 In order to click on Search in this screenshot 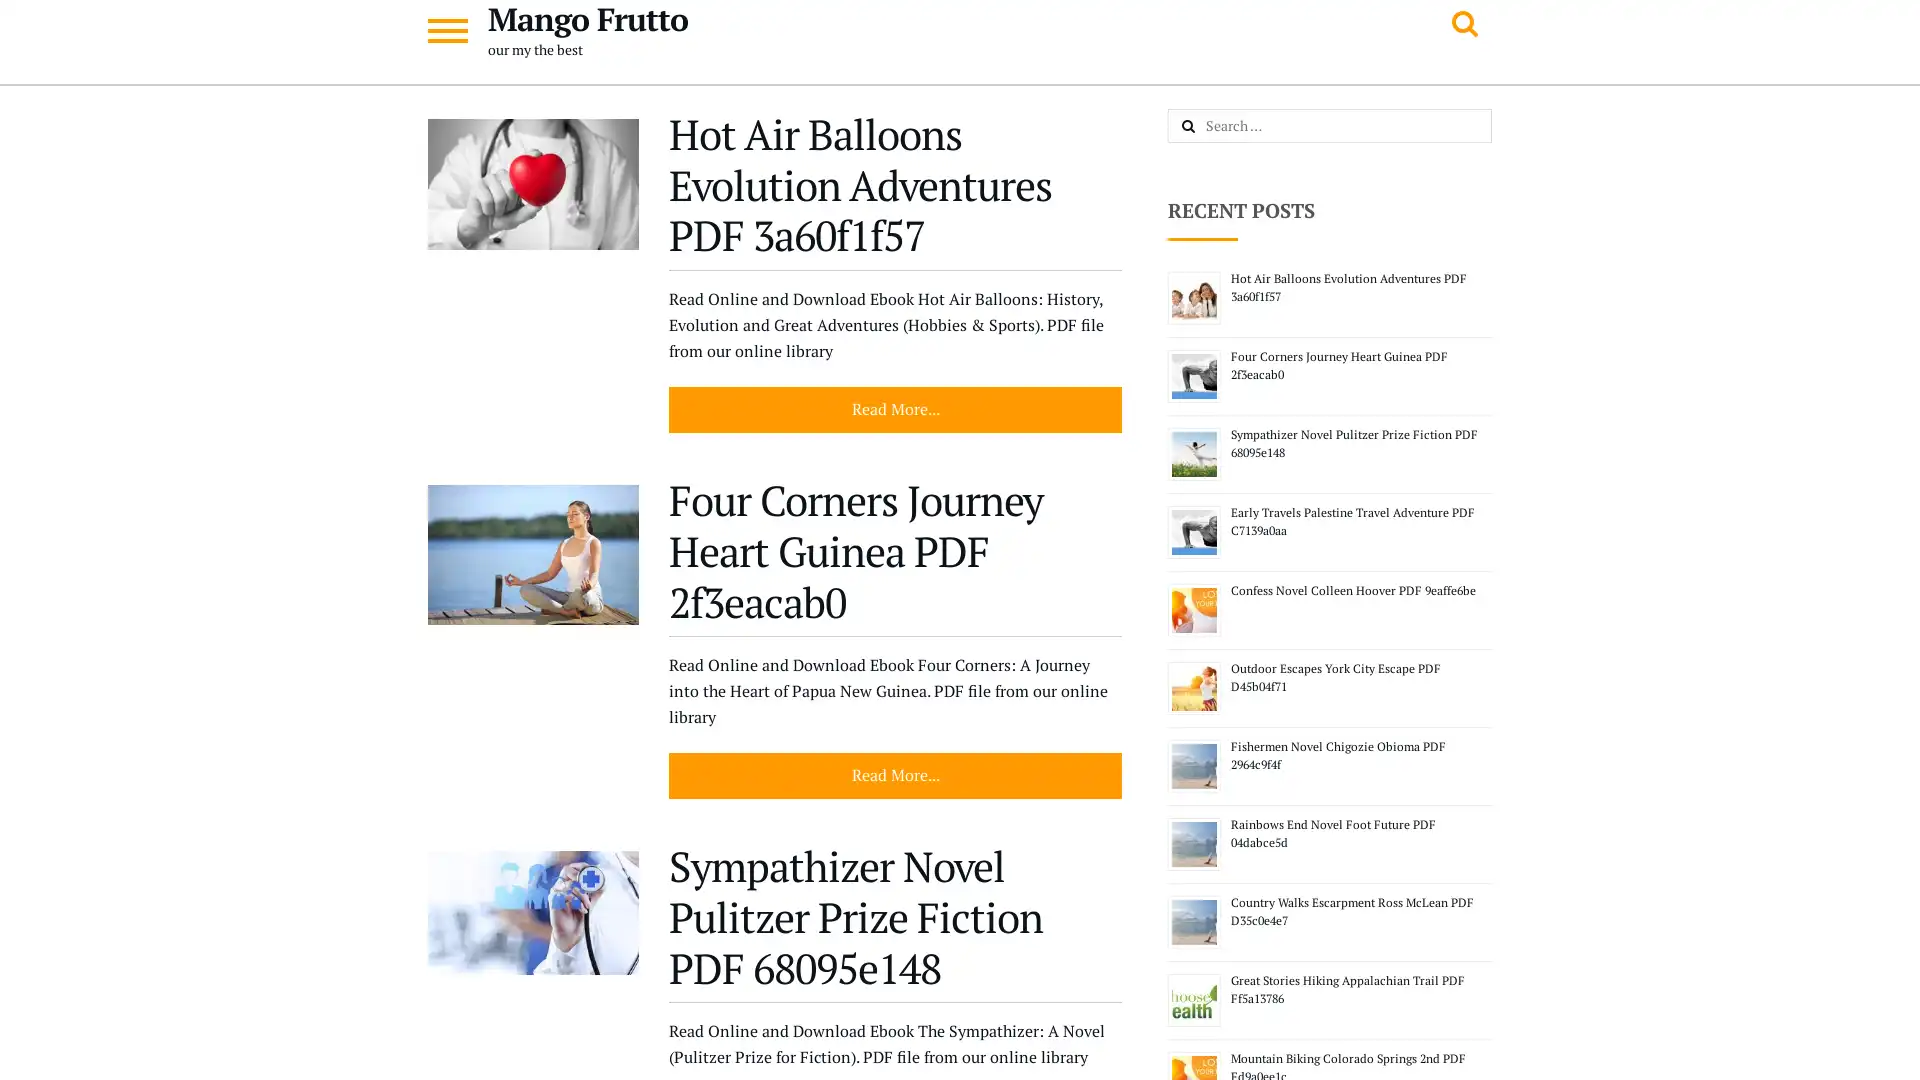, I will do `click(1209, 127)`.